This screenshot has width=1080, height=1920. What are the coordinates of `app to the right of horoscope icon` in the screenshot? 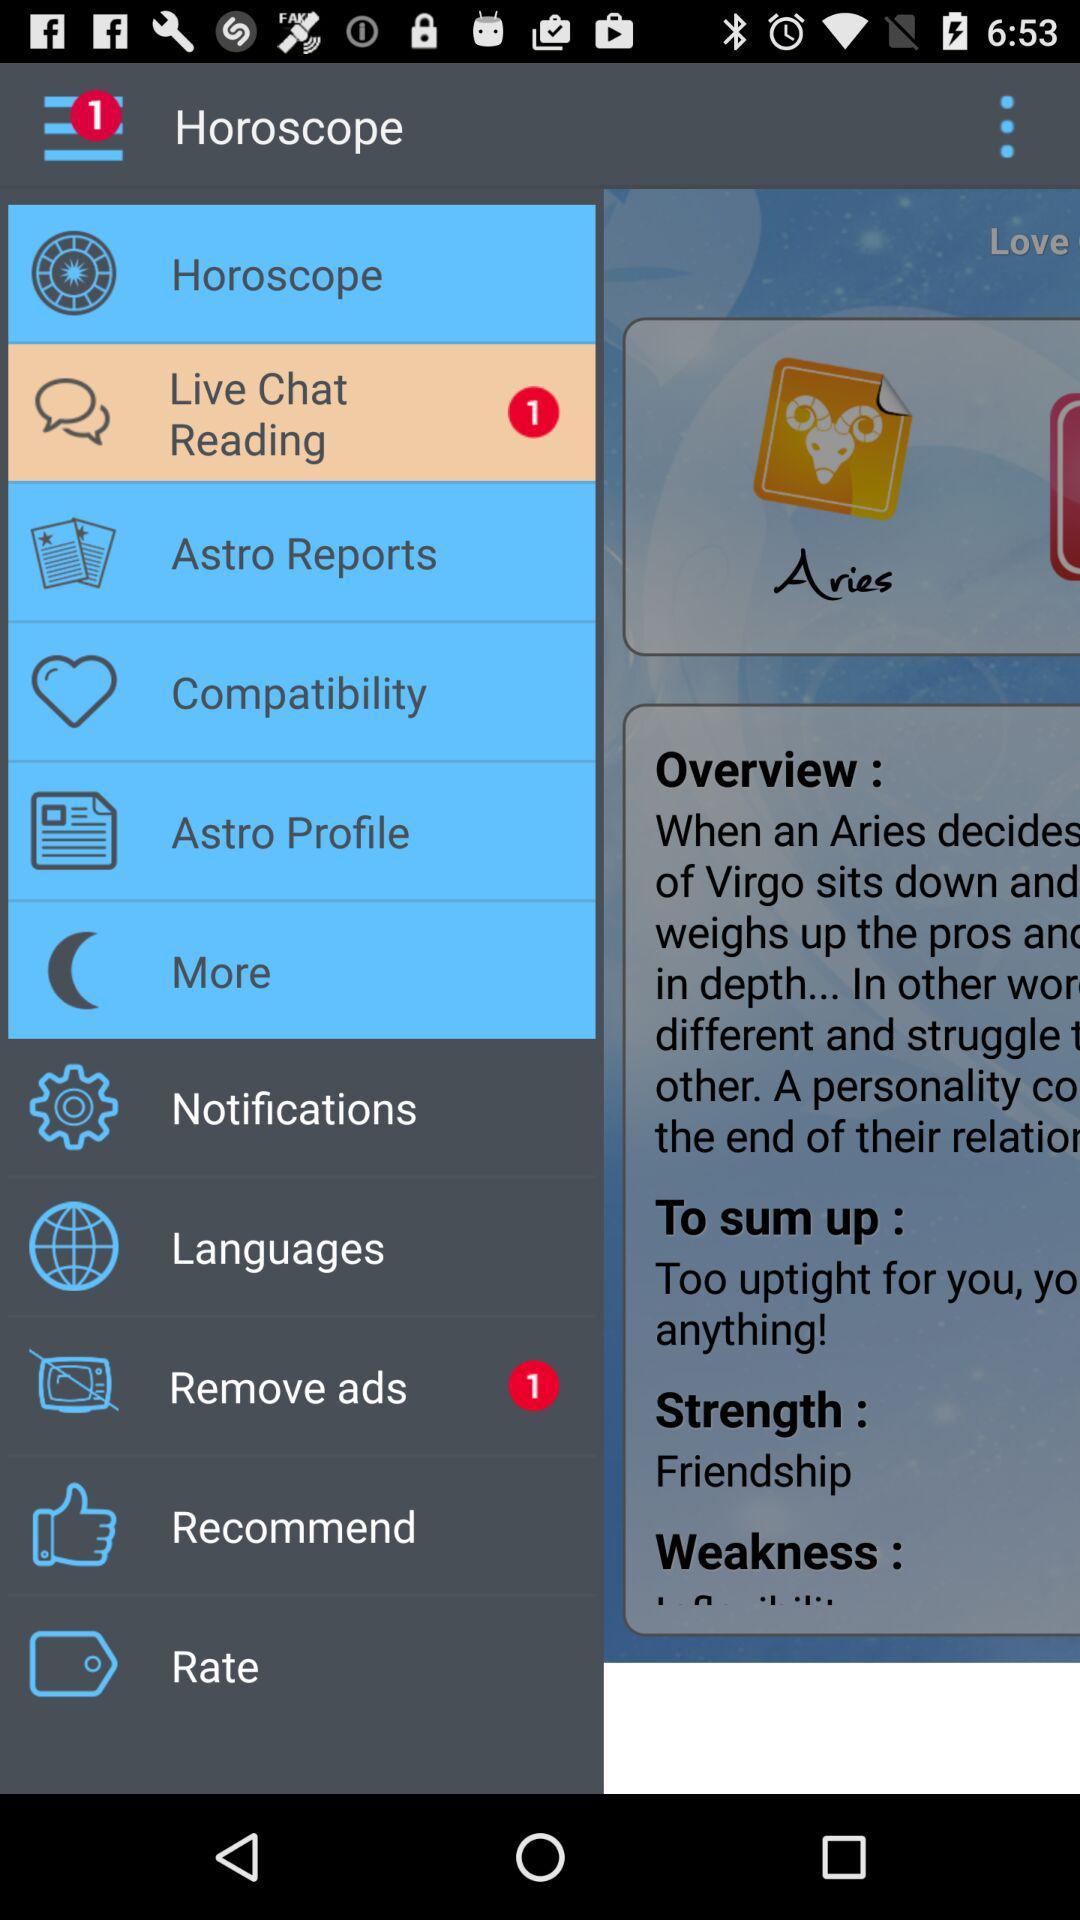 It's located at (1006, 124).